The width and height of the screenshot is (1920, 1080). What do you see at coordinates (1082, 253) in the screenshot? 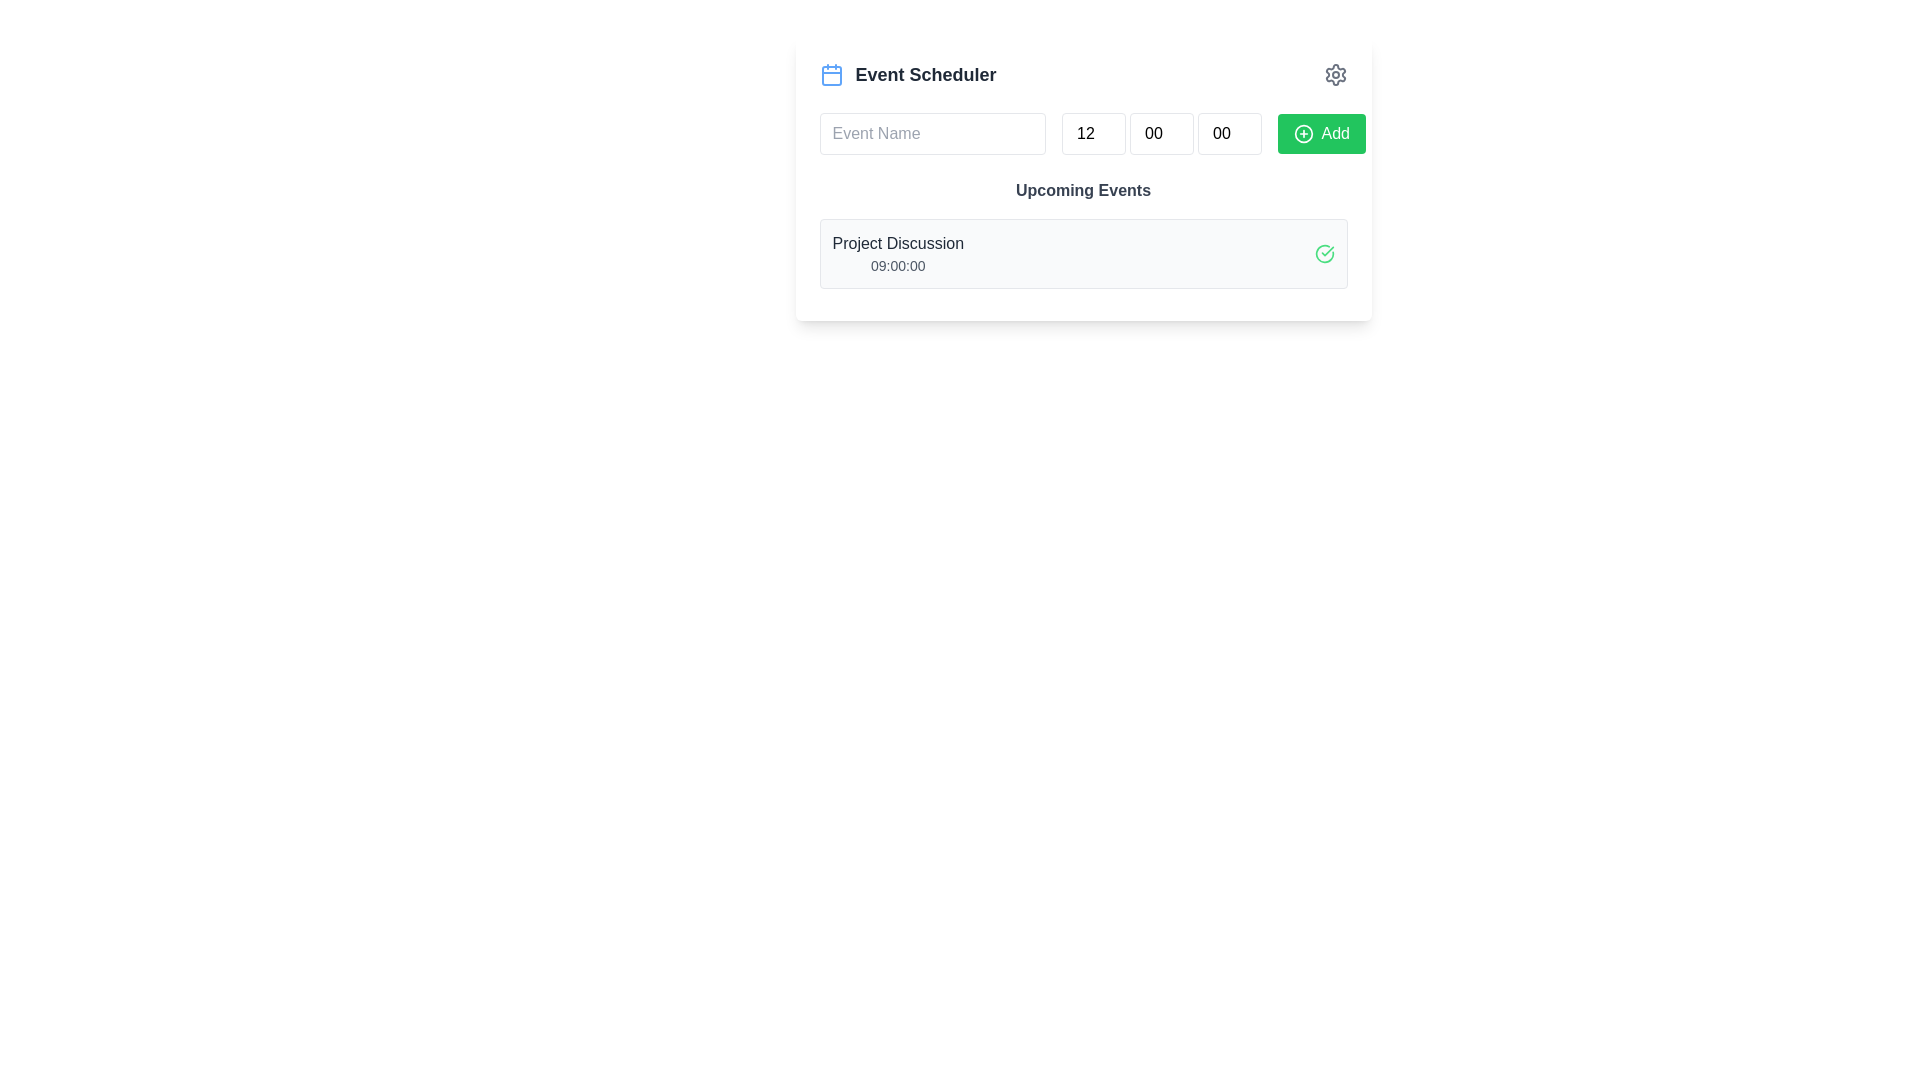
I see `the first list item under the 'Upcoming Events' section containing the title 'Project Discussion' and the time '09:00:00'` at bounding box center [1082, 253].